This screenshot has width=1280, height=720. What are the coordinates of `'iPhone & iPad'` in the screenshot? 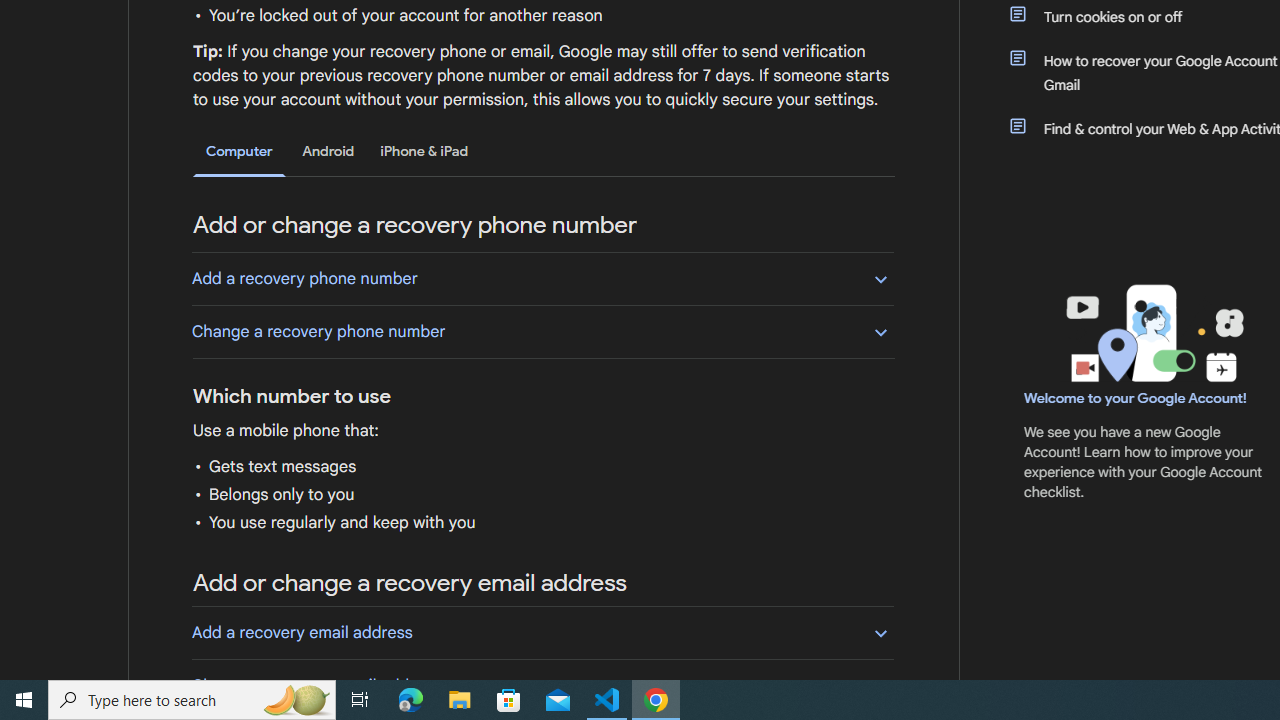 It's located at (423, 150).